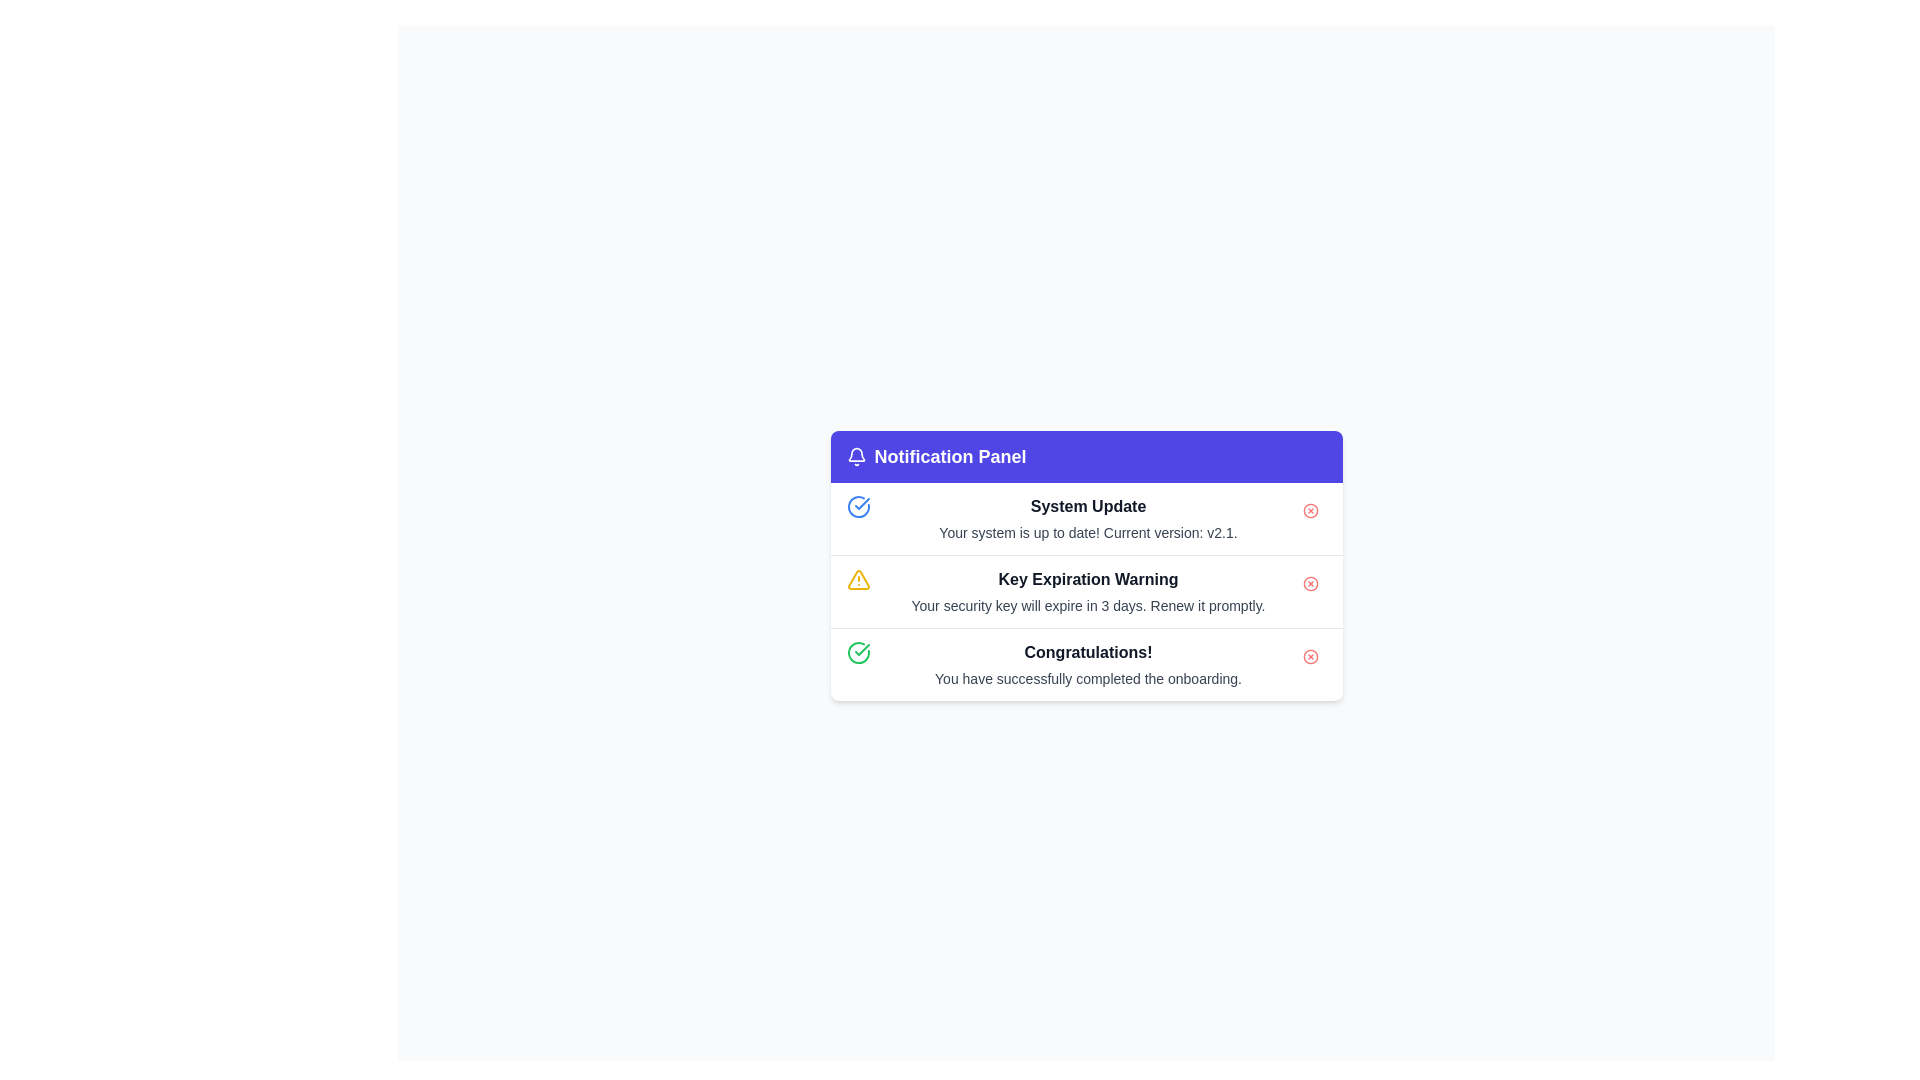  Describe the element at coordinates (1310, 509) in the screenshot. I see `the red circular button with a cross inside, located at the right end of the 'System Update' notification row` at that location.